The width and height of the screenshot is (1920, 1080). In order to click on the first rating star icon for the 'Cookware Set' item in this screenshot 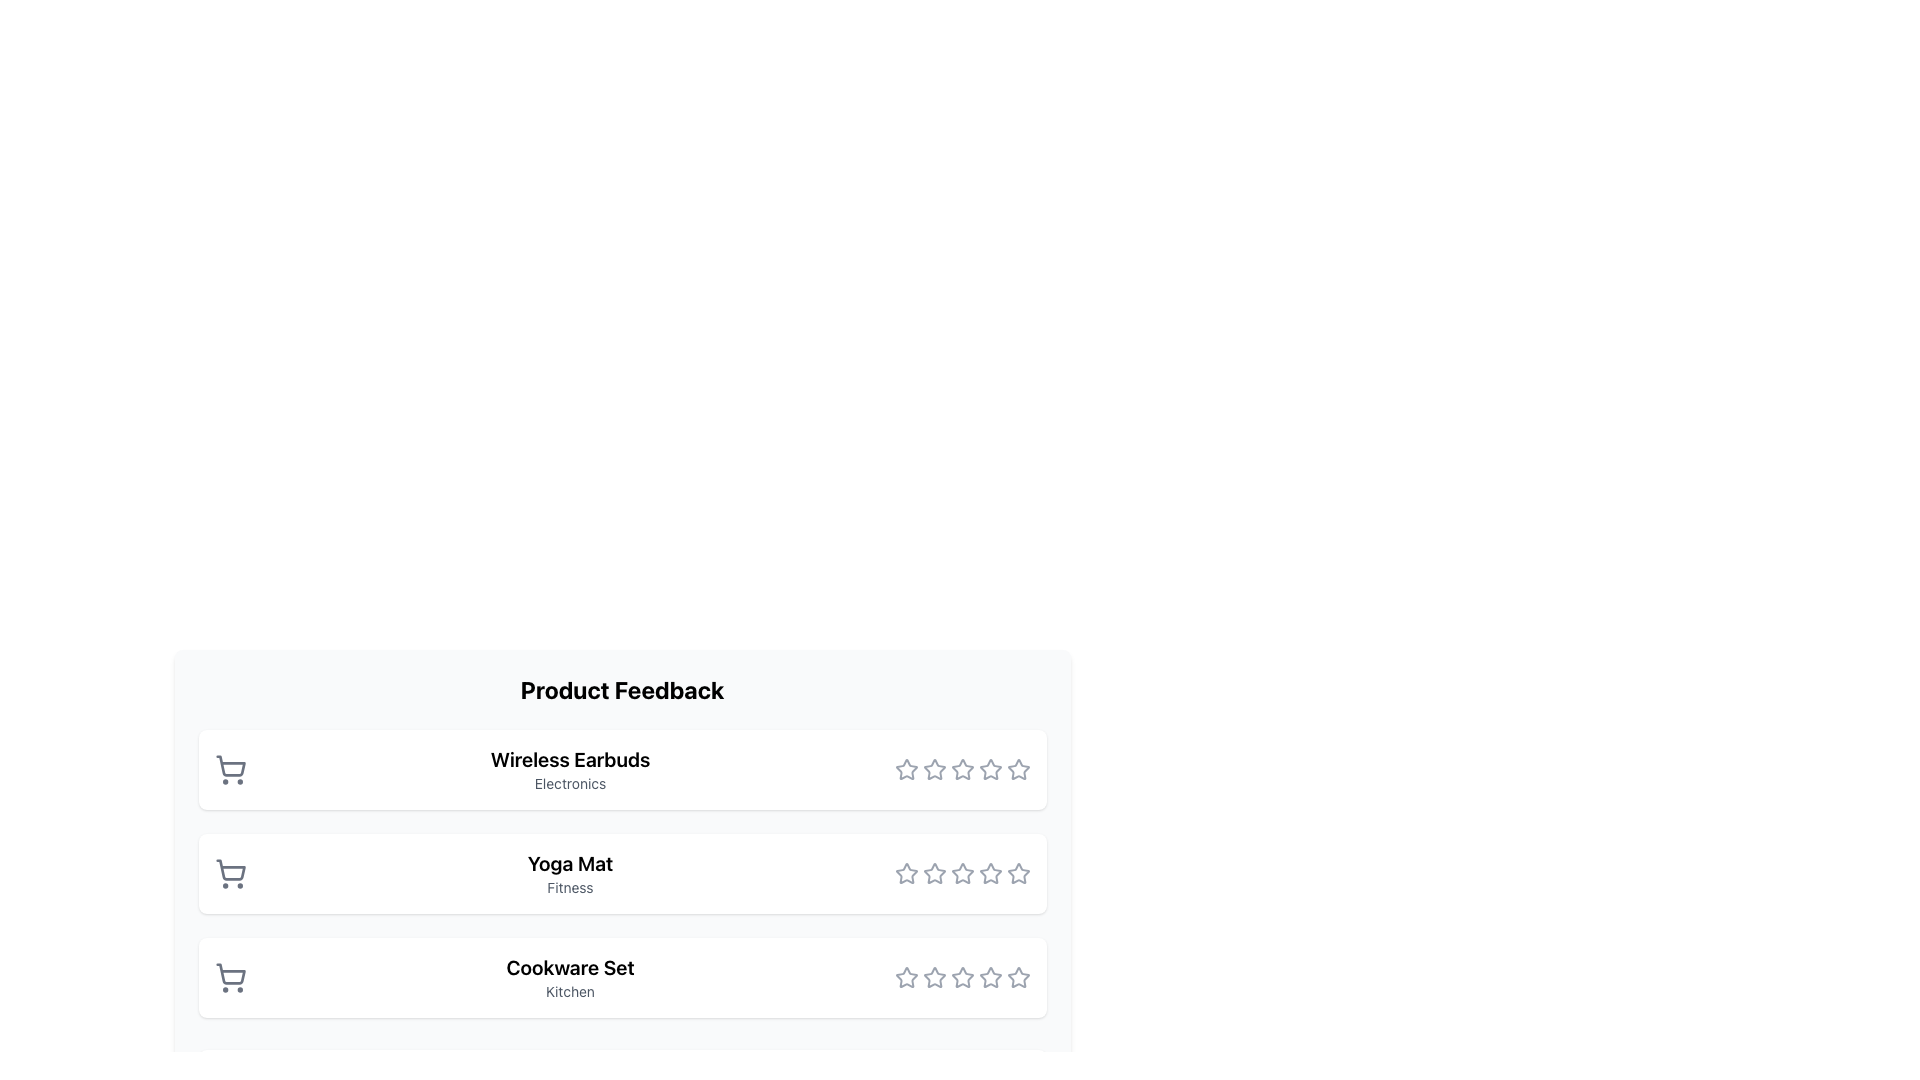, I will do `click(905, 976)`.